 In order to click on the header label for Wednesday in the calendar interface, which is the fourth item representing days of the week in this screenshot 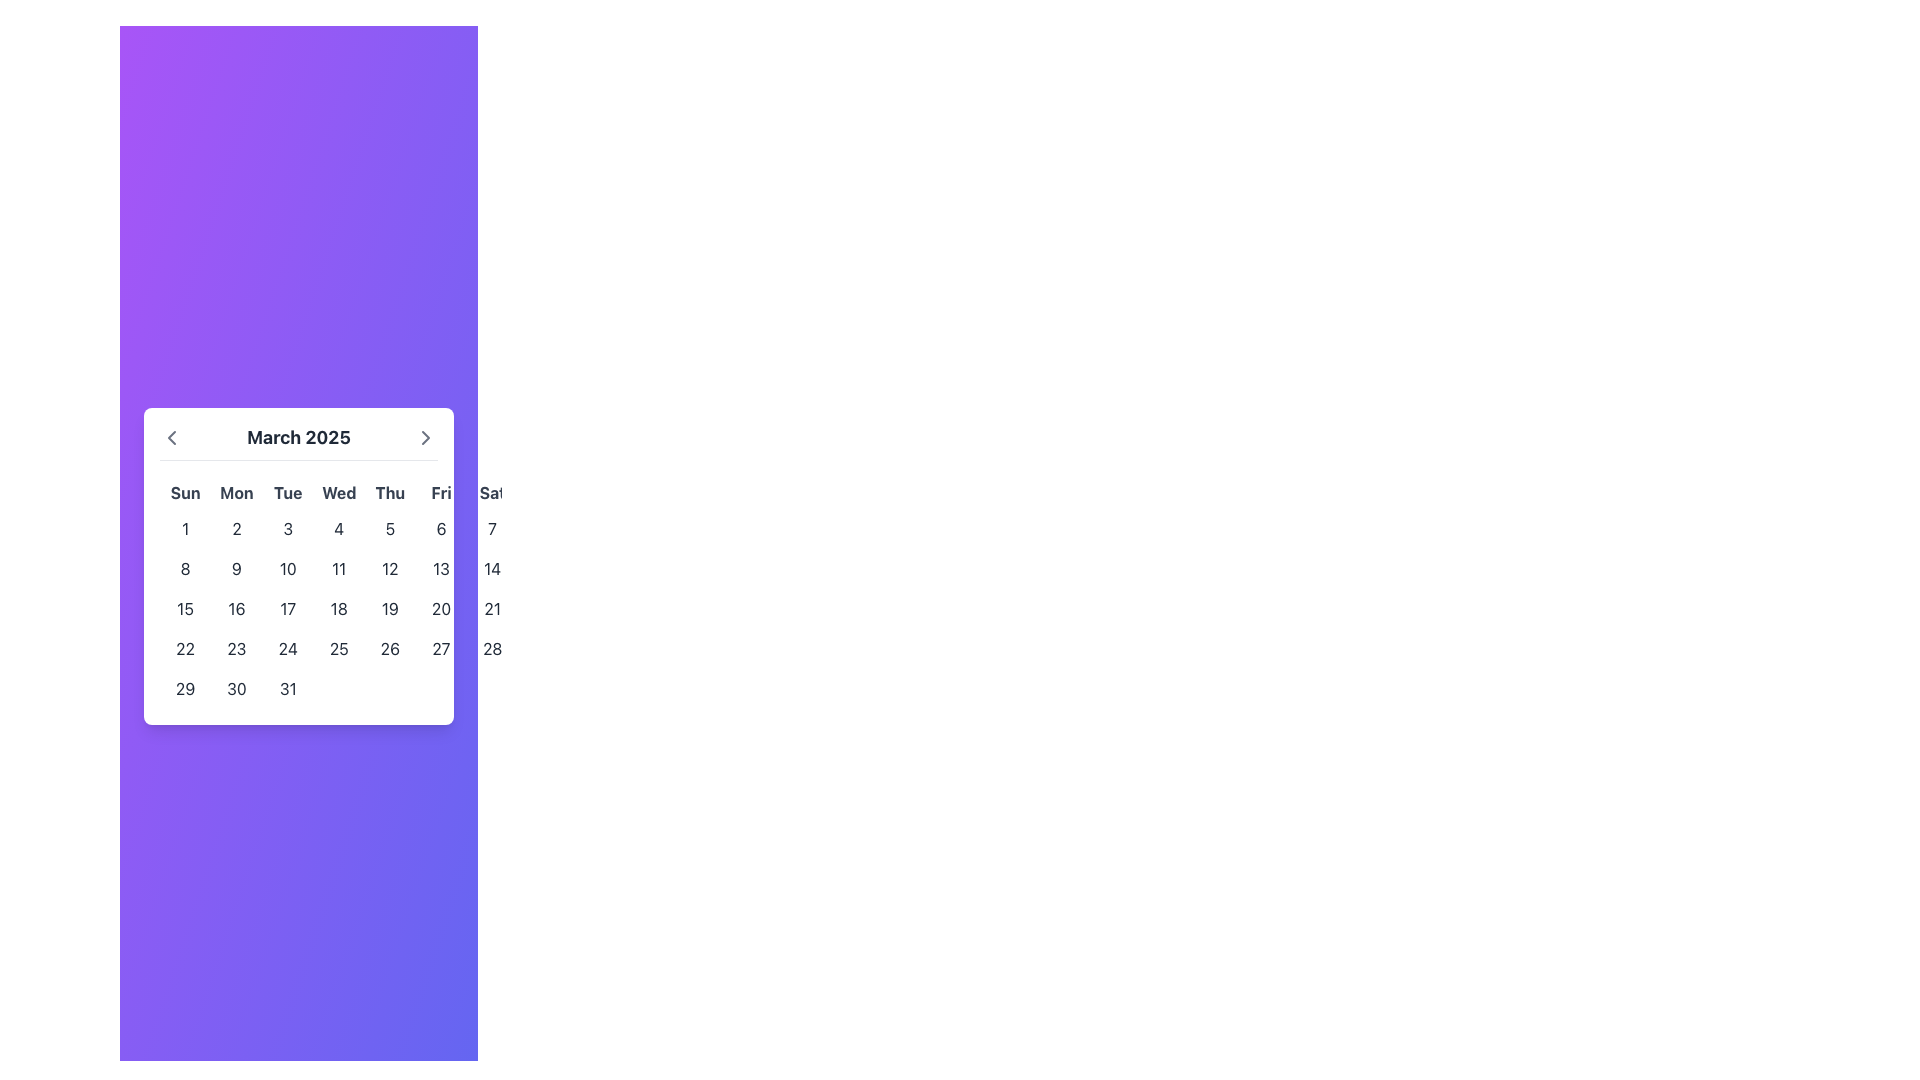, I will do `click(339, 492)`.